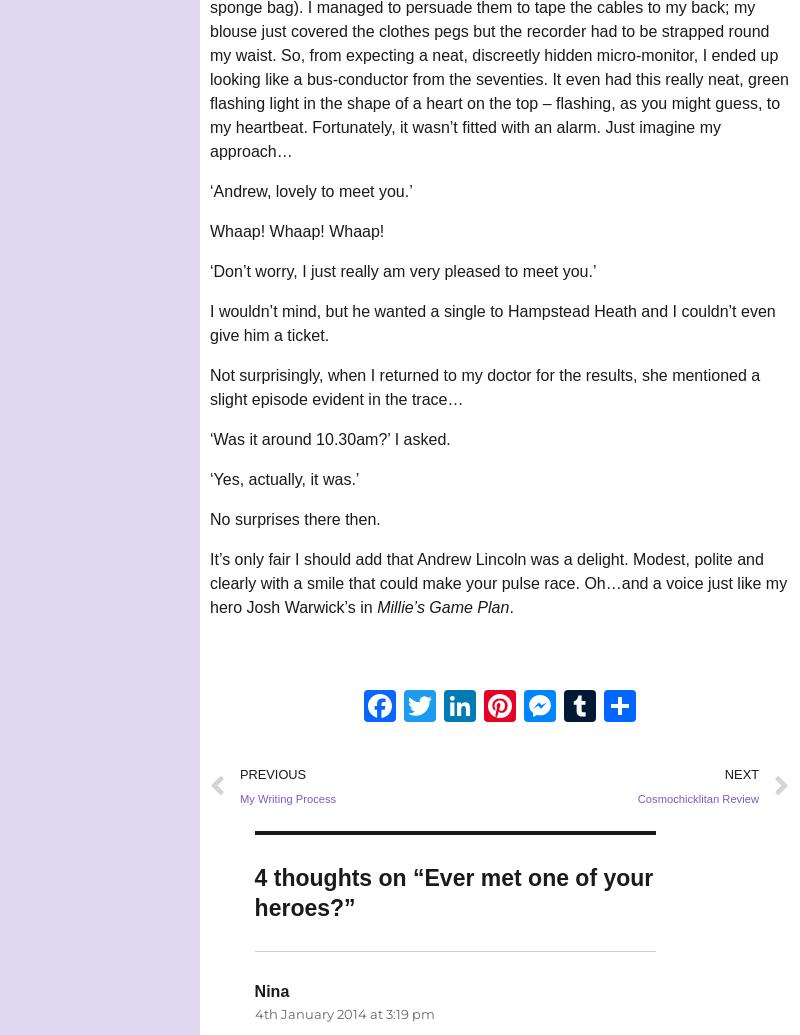 The width and height of the screenshot is (800, 1035). I want to click on '4th January 2014 at 3:19 pm', so click(344, 1012).